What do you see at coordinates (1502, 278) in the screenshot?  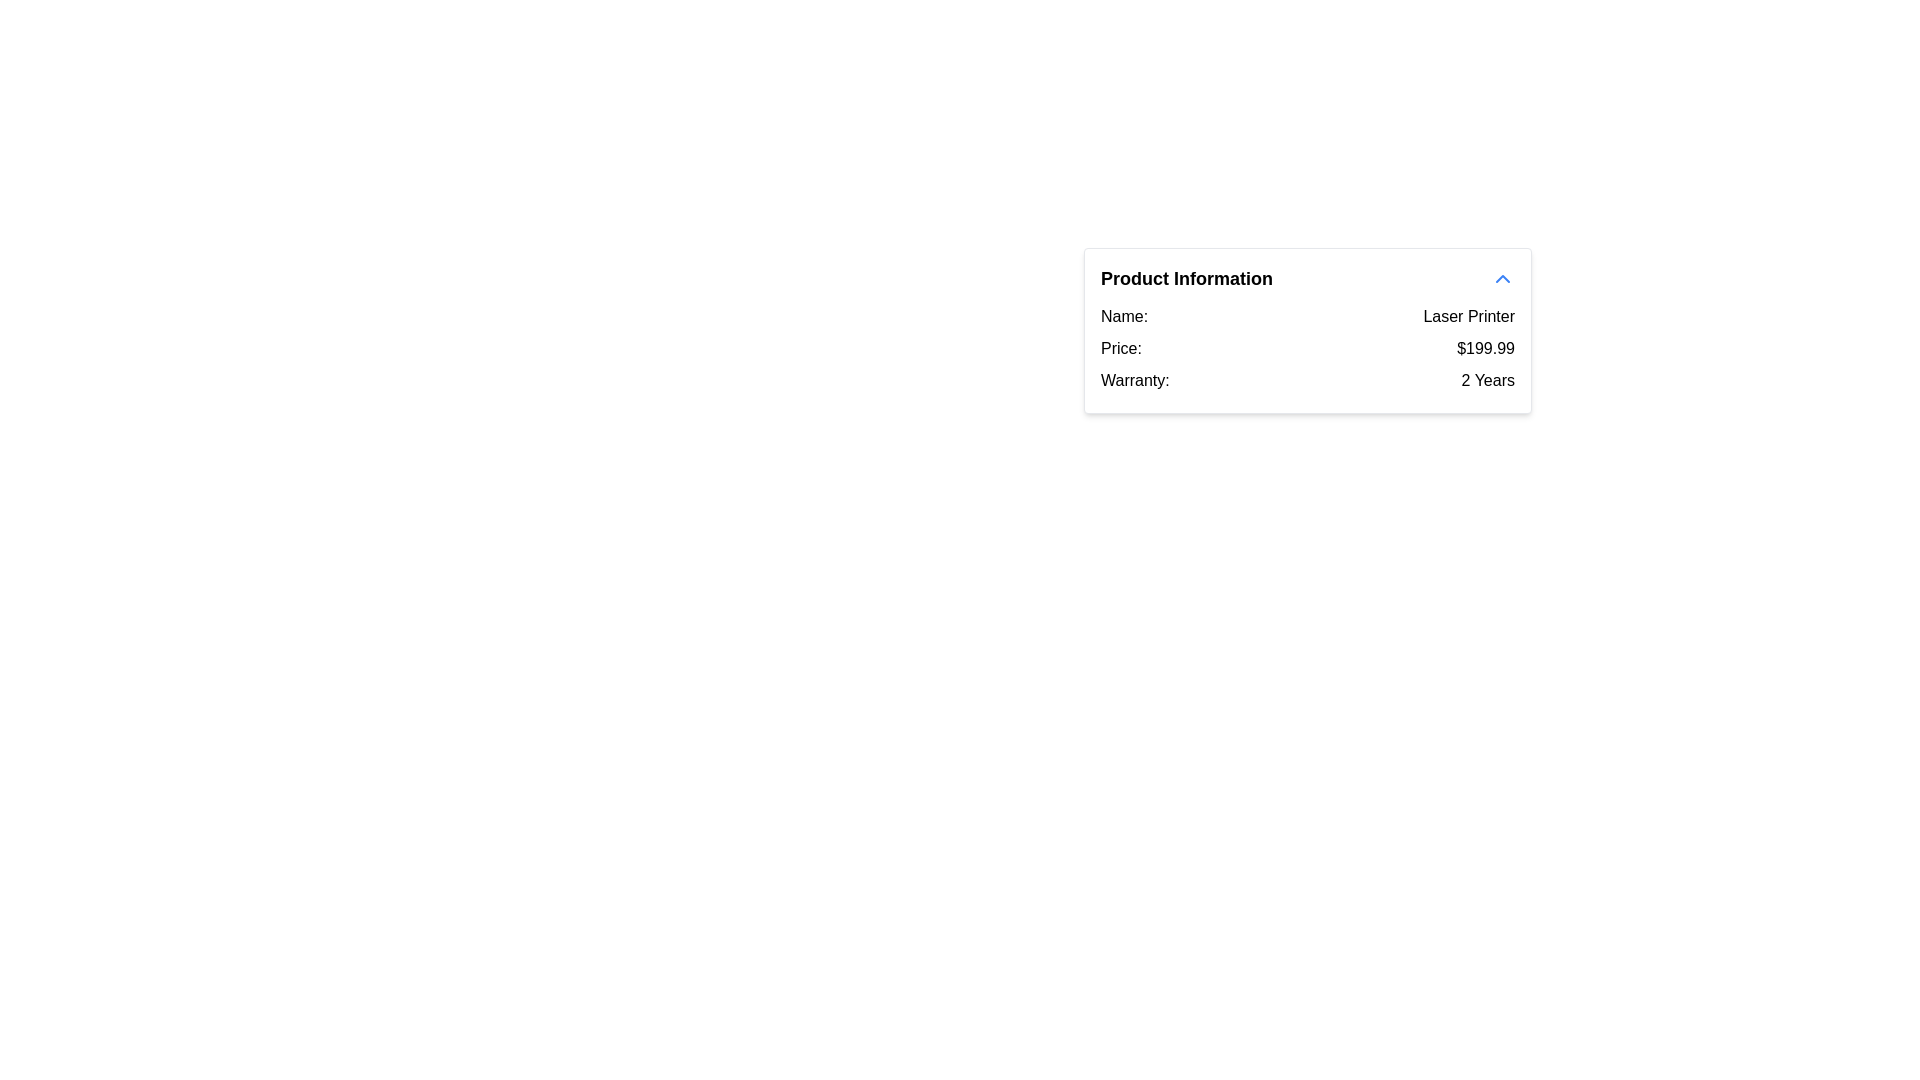 I see `the icon located in the top-right corner of the product information section` at bounding box center [1502, 278].